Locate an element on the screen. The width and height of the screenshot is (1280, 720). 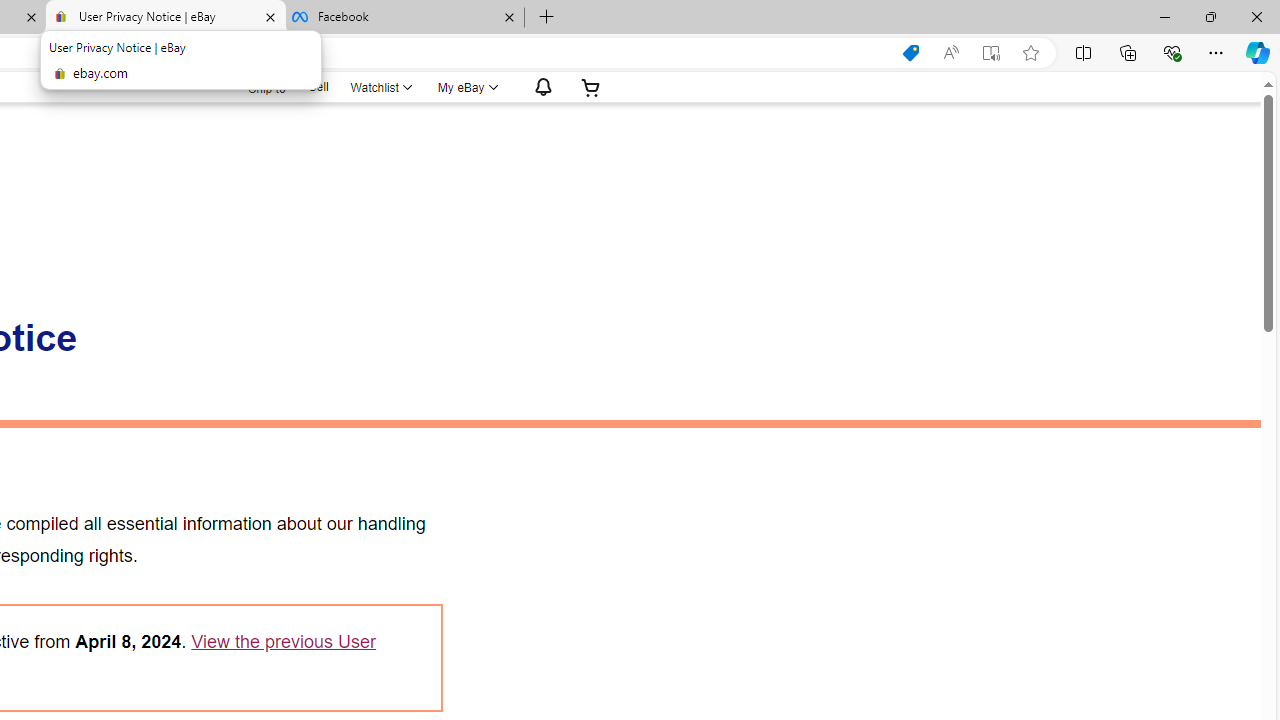
'Your shopping cart' is located at coordinates (590, 86).